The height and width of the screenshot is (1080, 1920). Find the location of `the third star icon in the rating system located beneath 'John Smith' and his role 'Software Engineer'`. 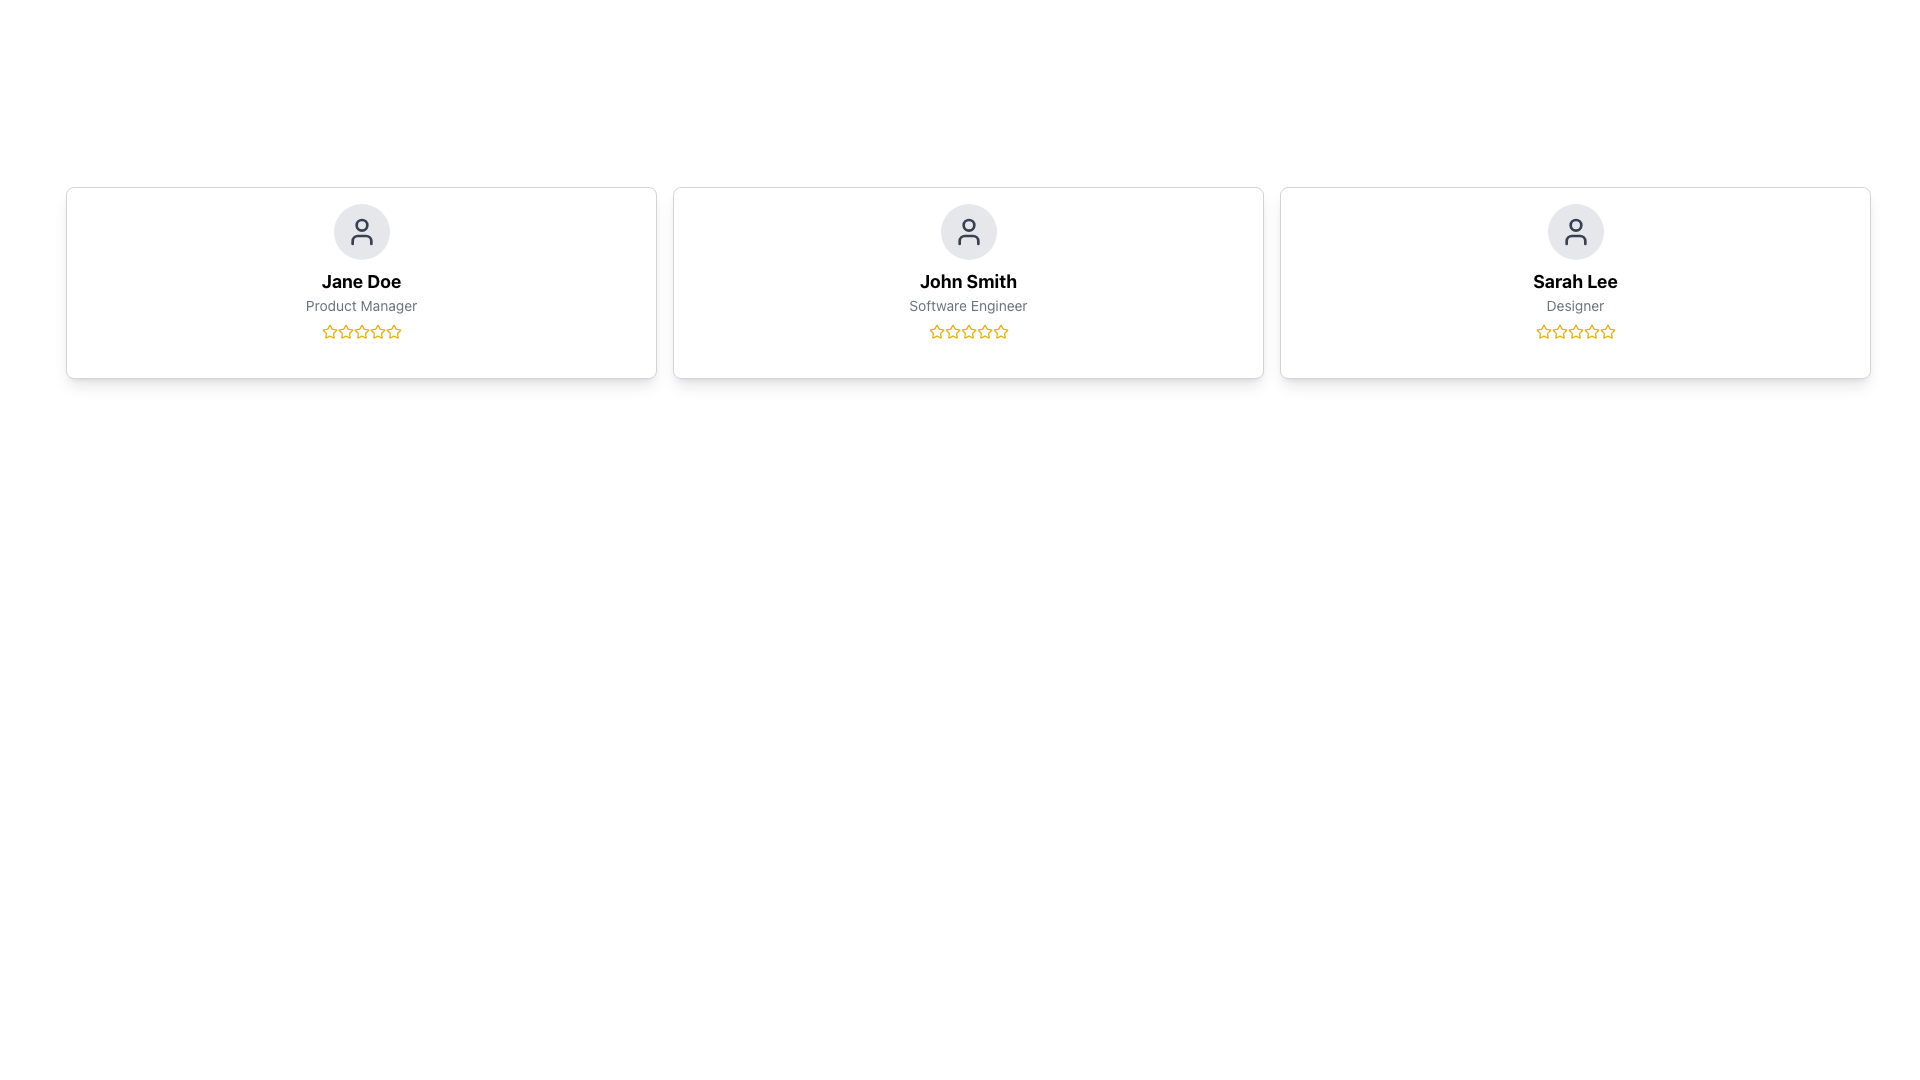

the third star icon in the rating system located beneath 'John Smith' and his role 'Software Engineer' is located at coordinates (951, 330).